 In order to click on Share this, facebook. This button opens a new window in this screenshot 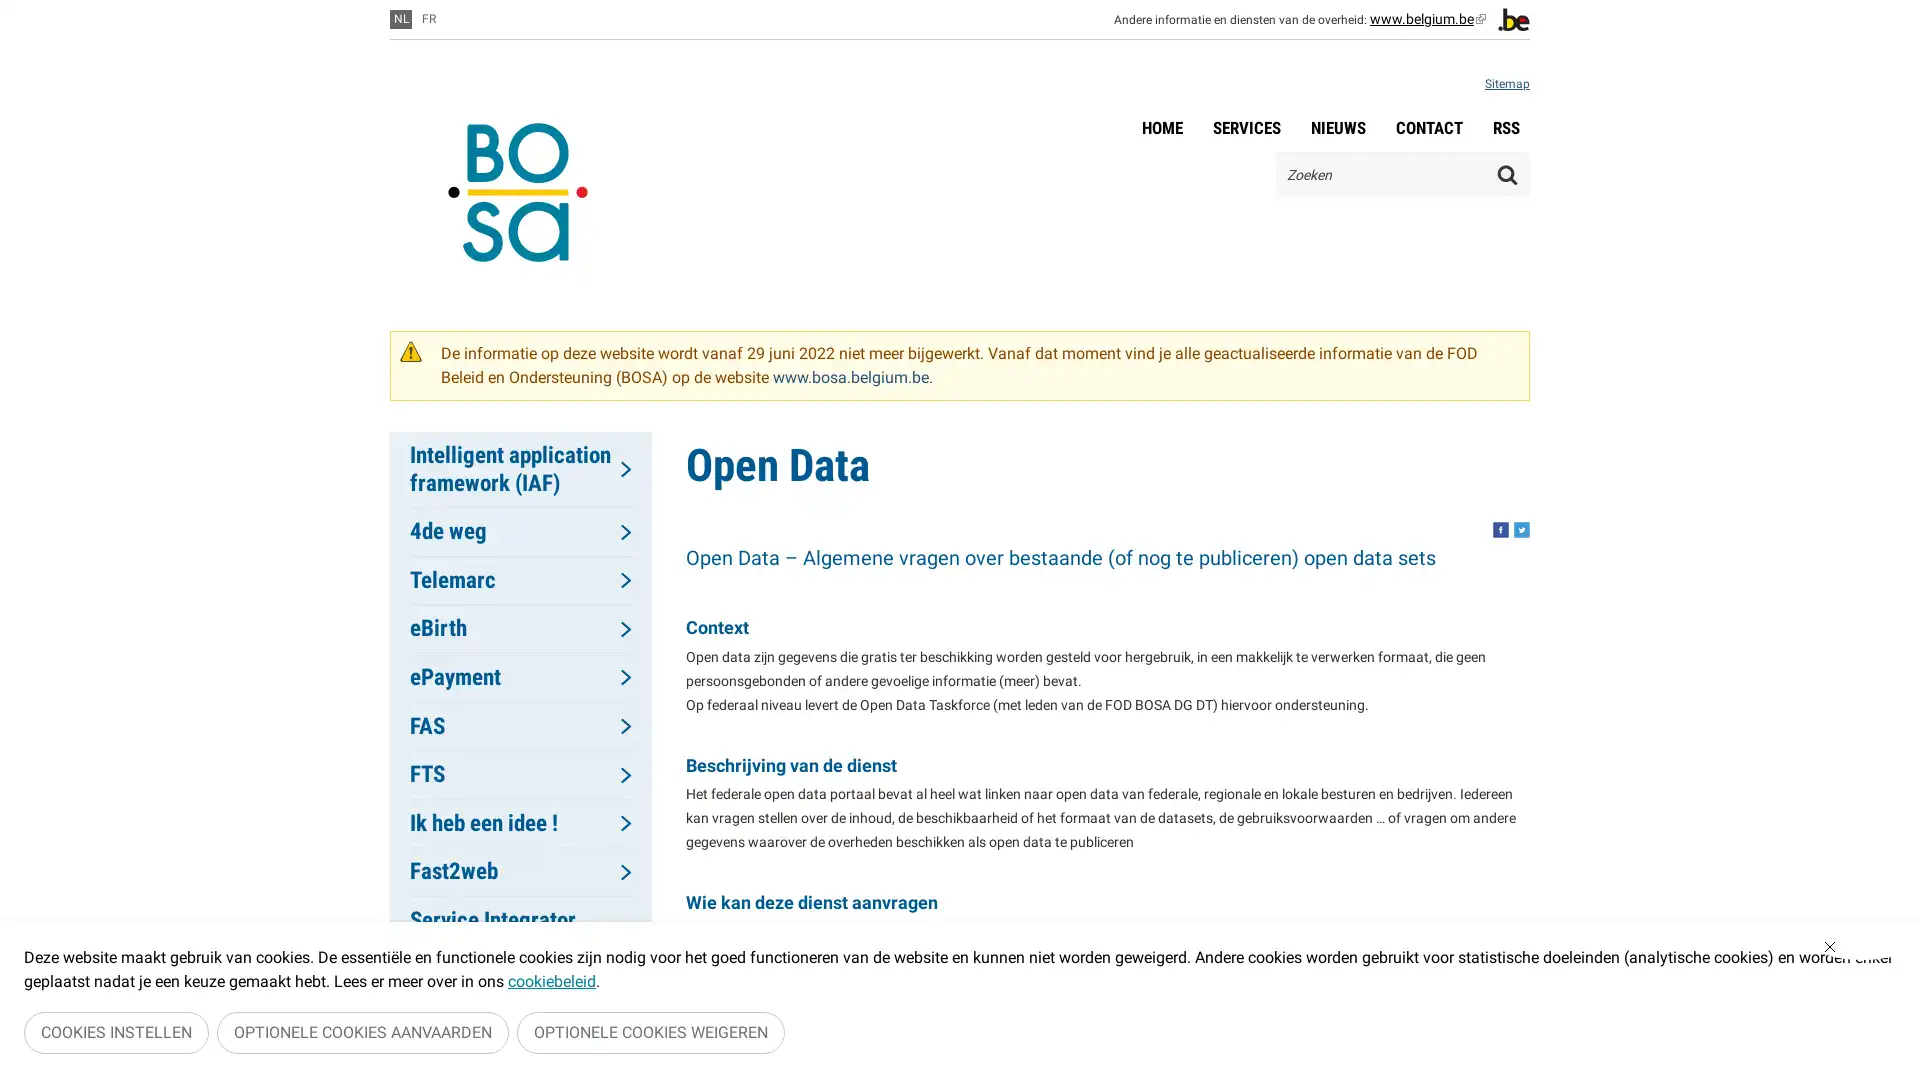, I will do `click(1499, 528)`.